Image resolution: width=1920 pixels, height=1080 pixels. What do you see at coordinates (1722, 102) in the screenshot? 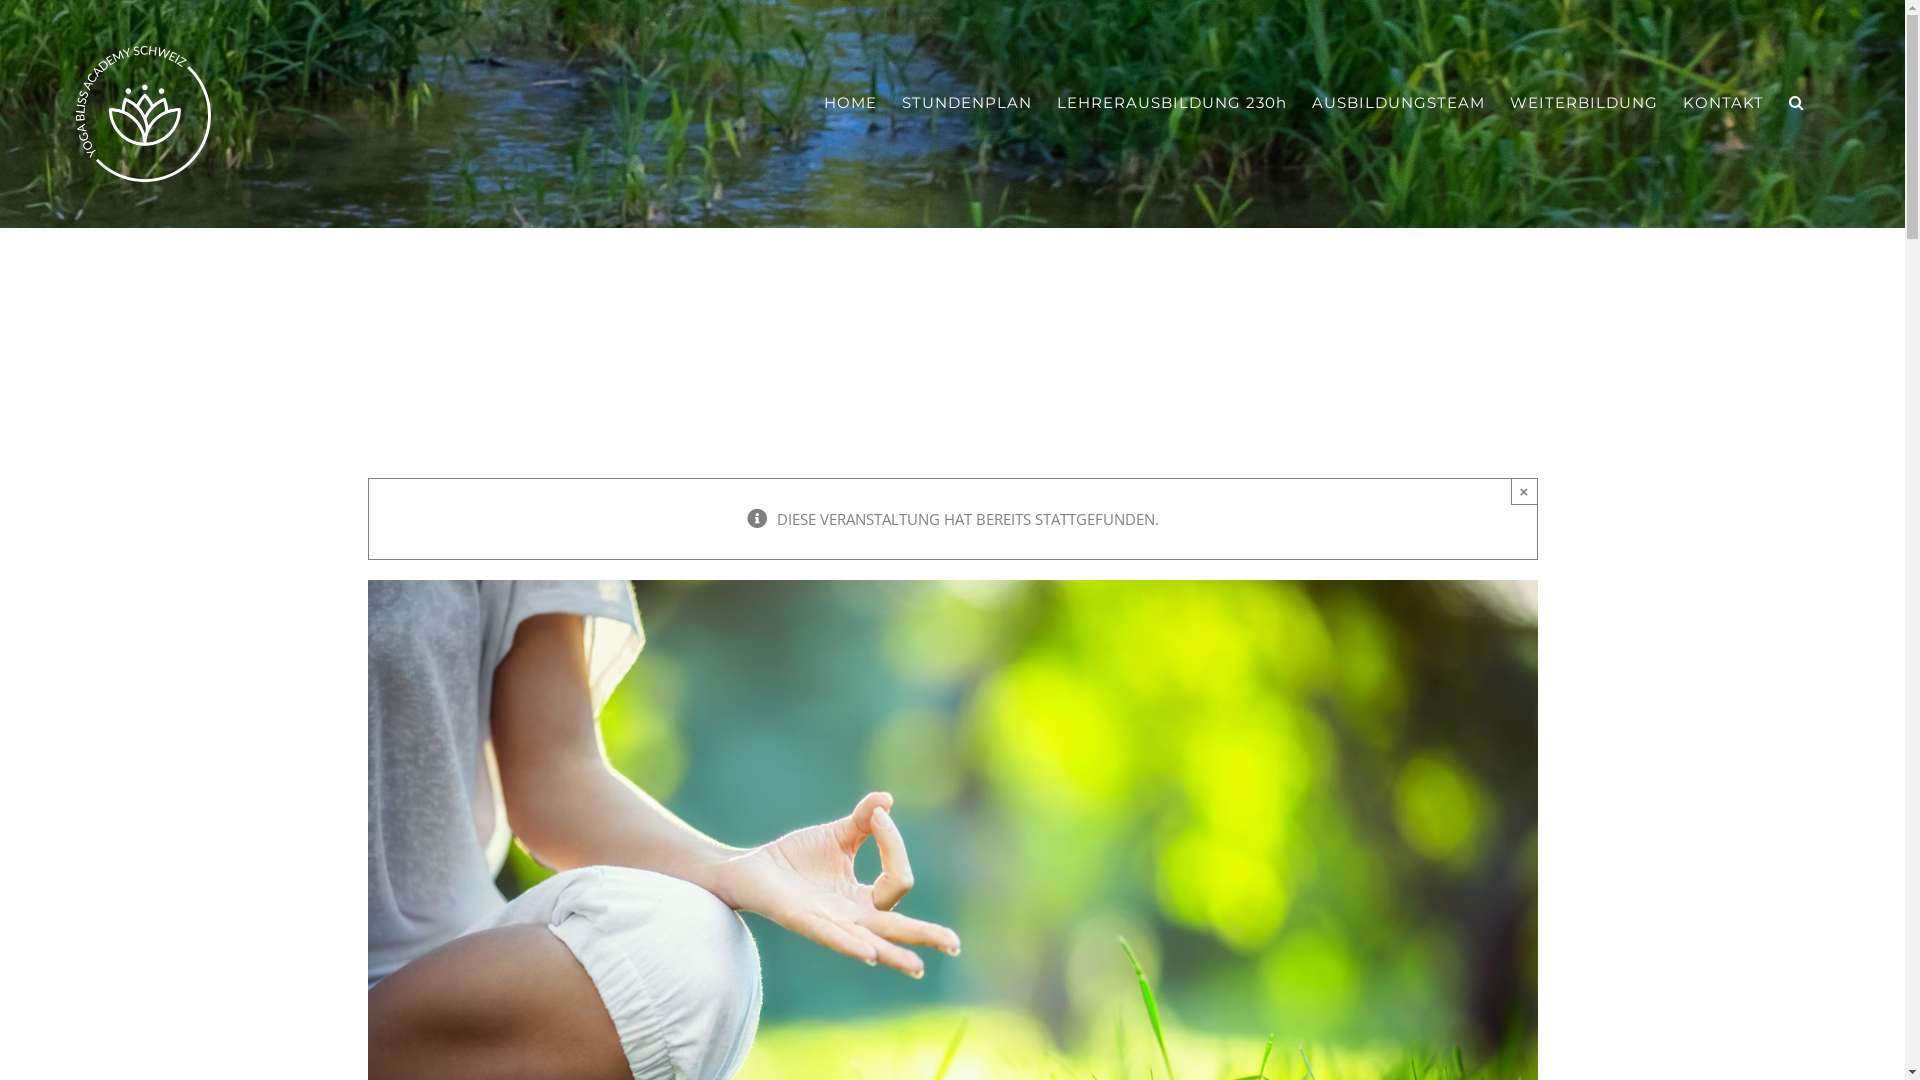
I see `'KONTAKT'` at bounding box center [1722, 102].